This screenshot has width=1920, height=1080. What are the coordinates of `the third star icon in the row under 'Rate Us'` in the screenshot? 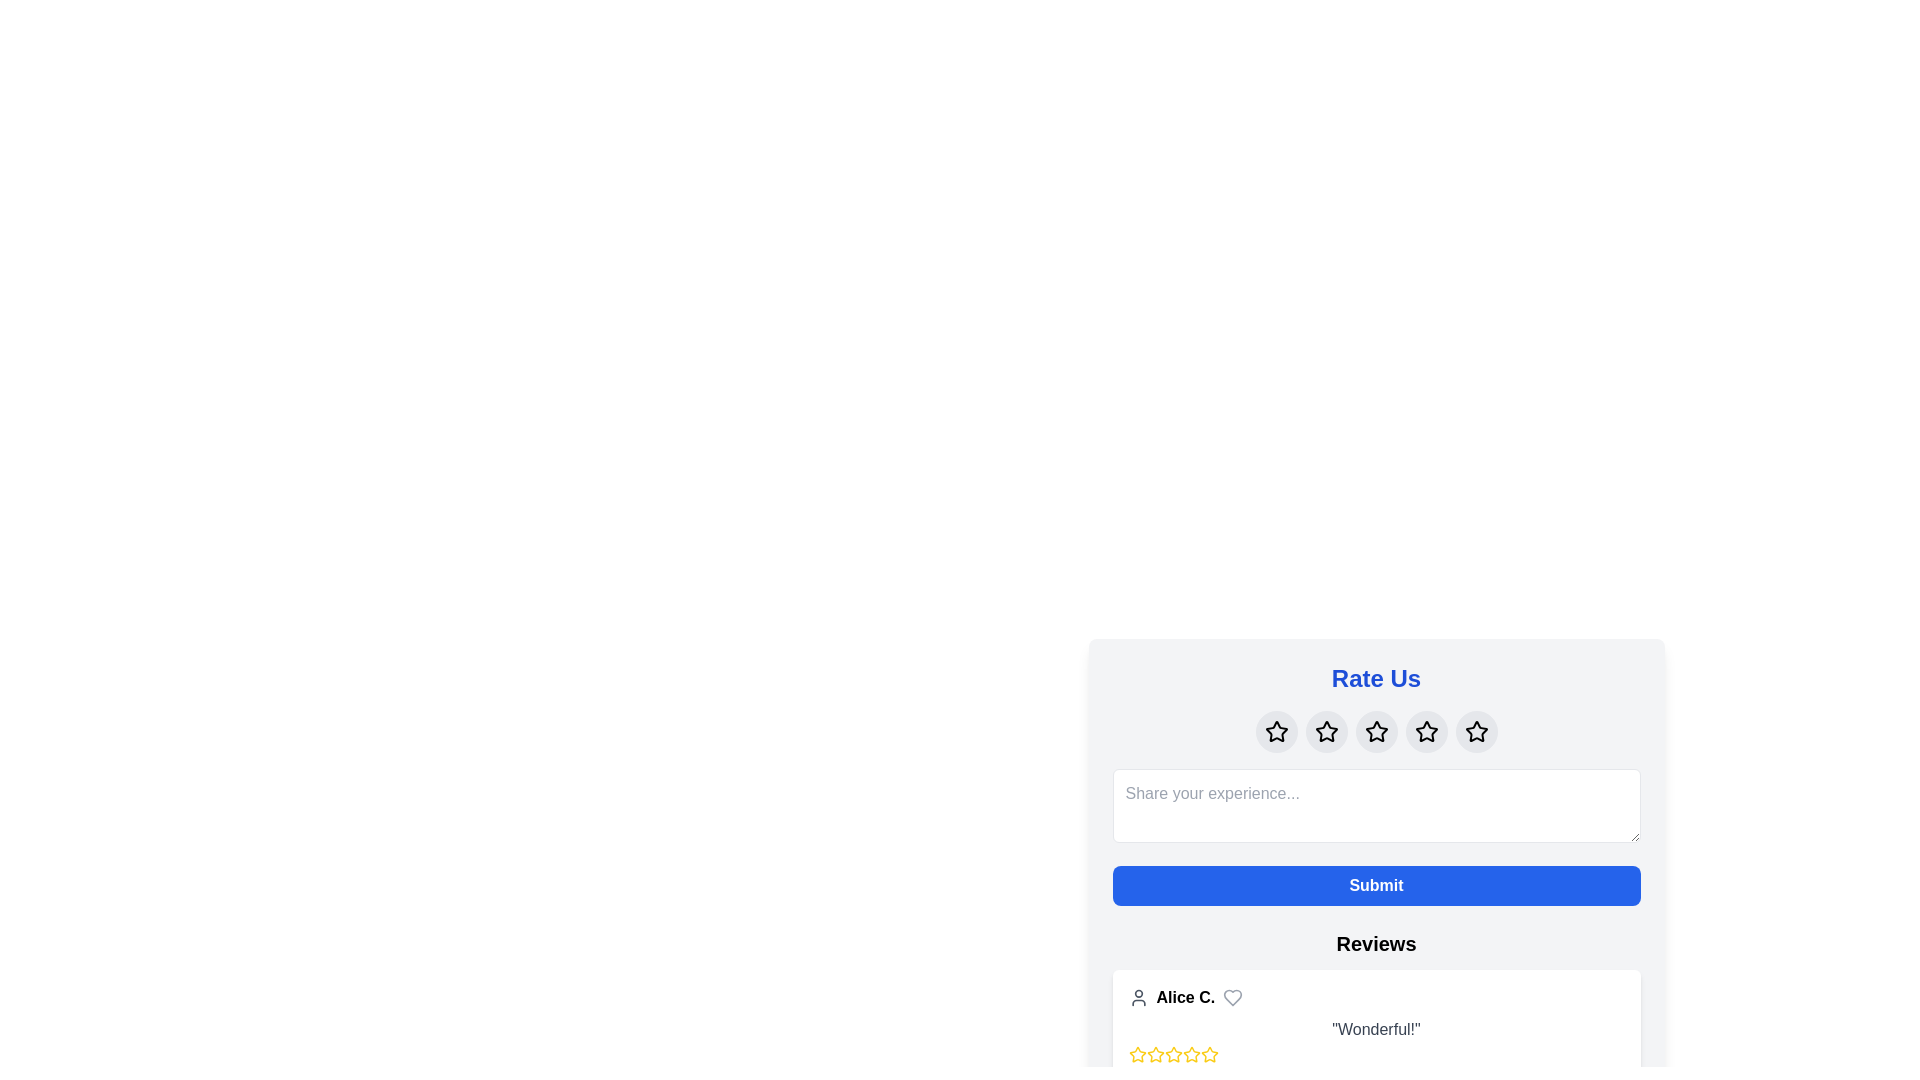 It's located at (1375, 731).